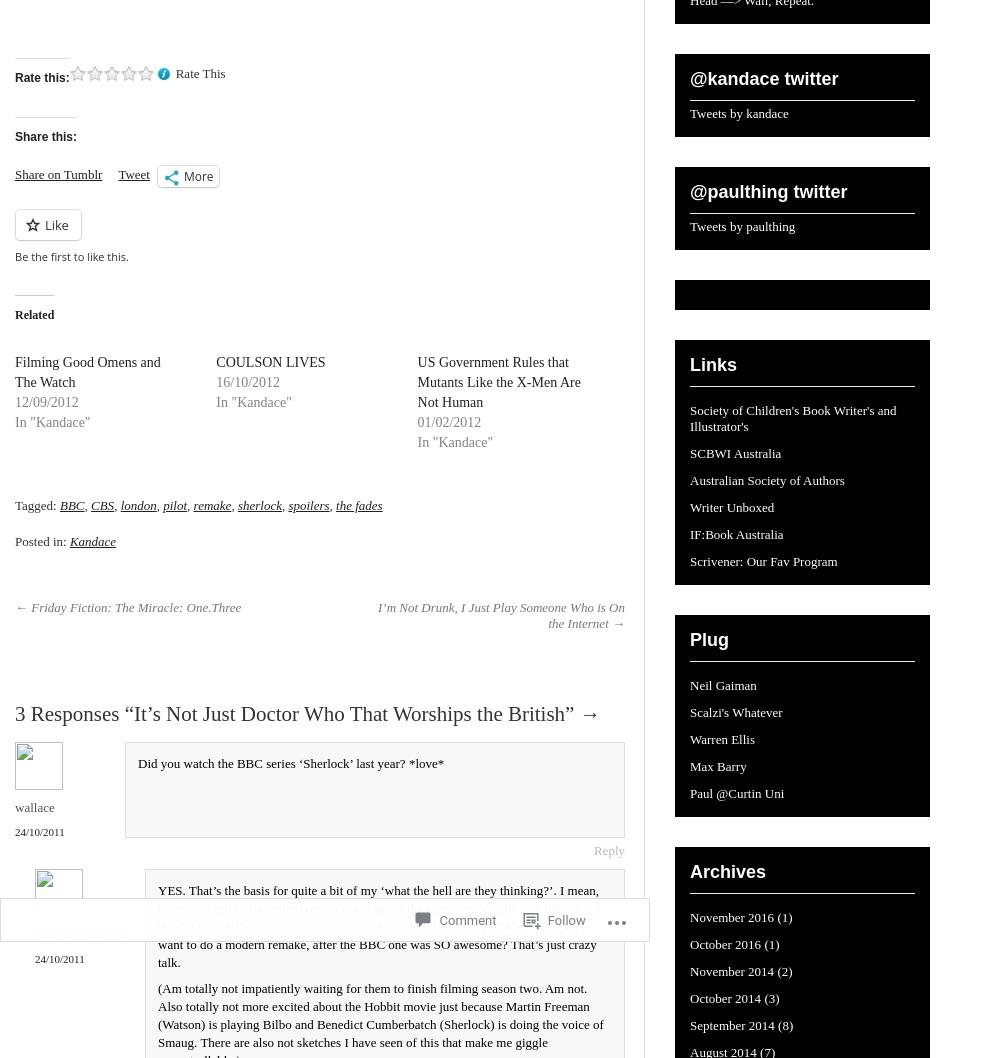 The height and width of the screenshot is (1058, 990). I want to click on 'Reply', so click(608, 849).